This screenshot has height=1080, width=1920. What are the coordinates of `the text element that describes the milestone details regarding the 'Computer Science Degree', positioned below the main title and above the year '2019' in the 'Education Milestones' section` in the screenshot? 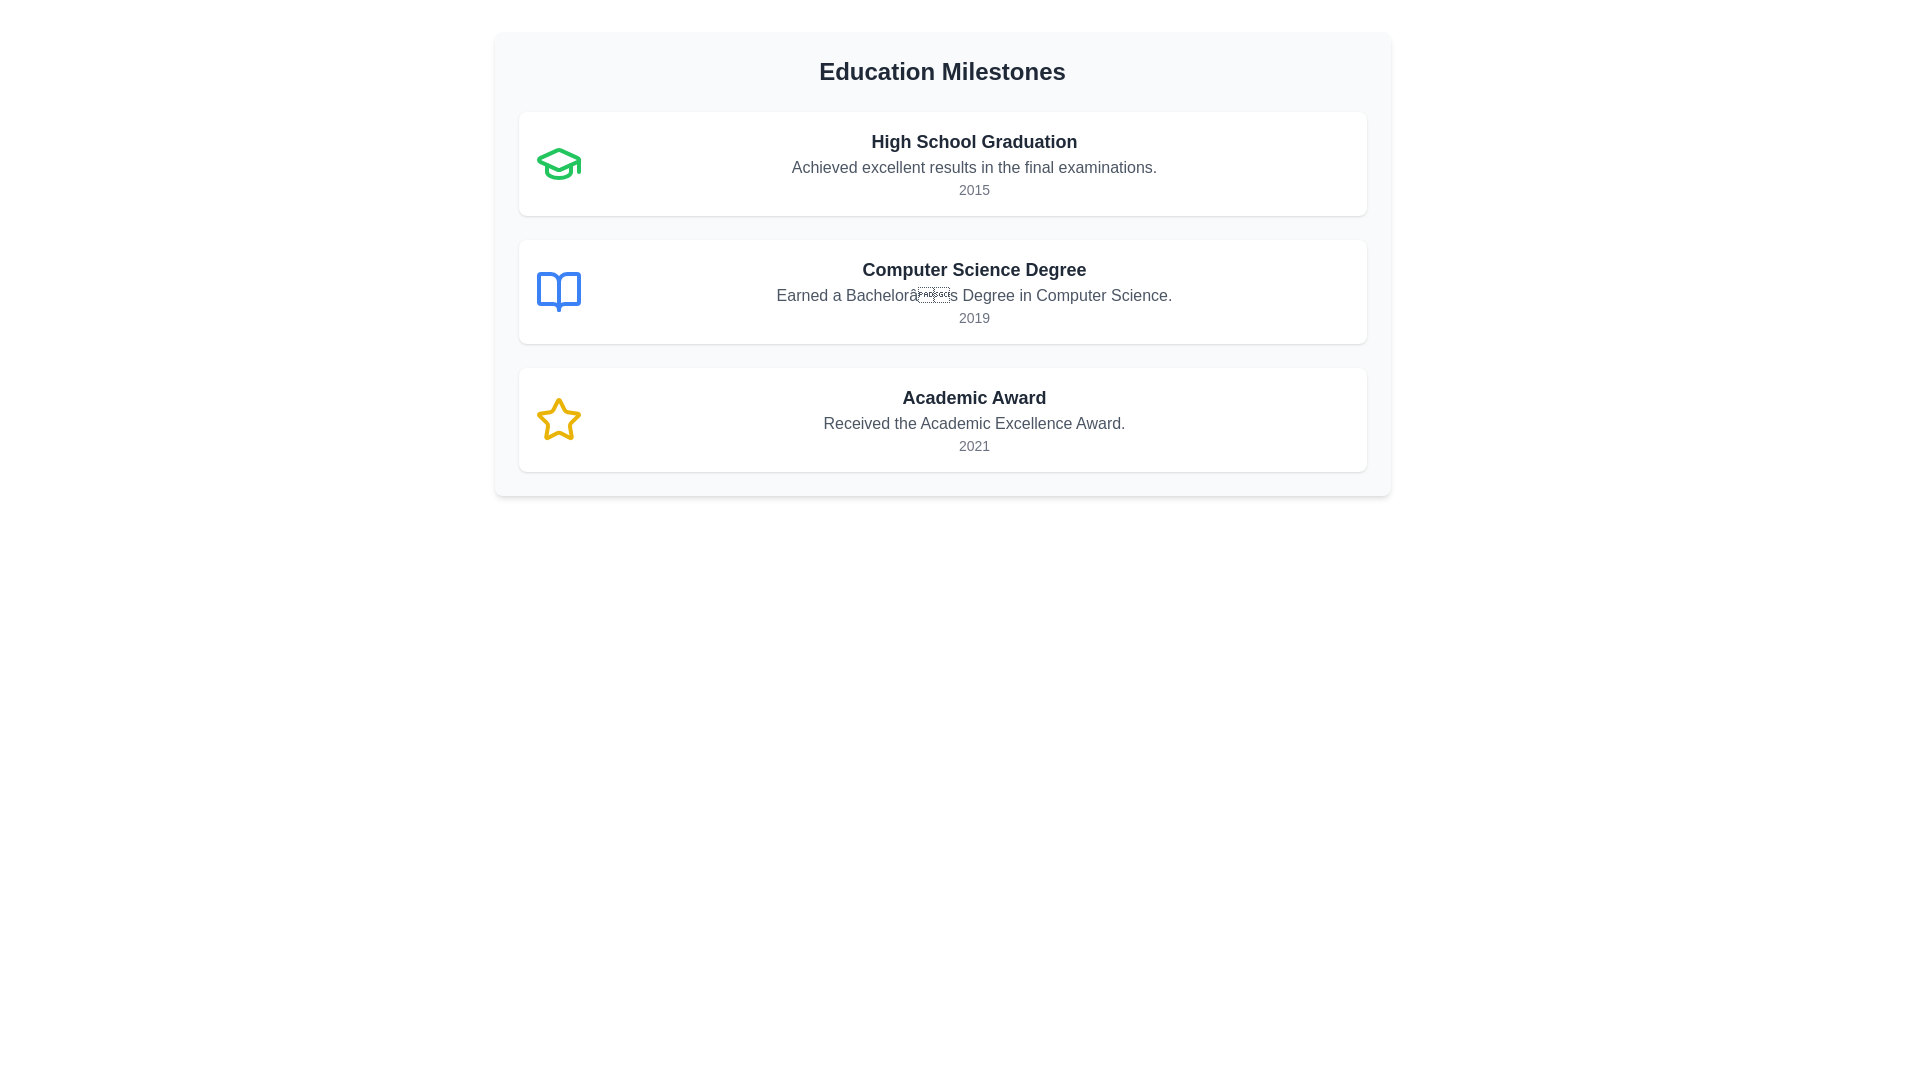 It's located at (974, 296).